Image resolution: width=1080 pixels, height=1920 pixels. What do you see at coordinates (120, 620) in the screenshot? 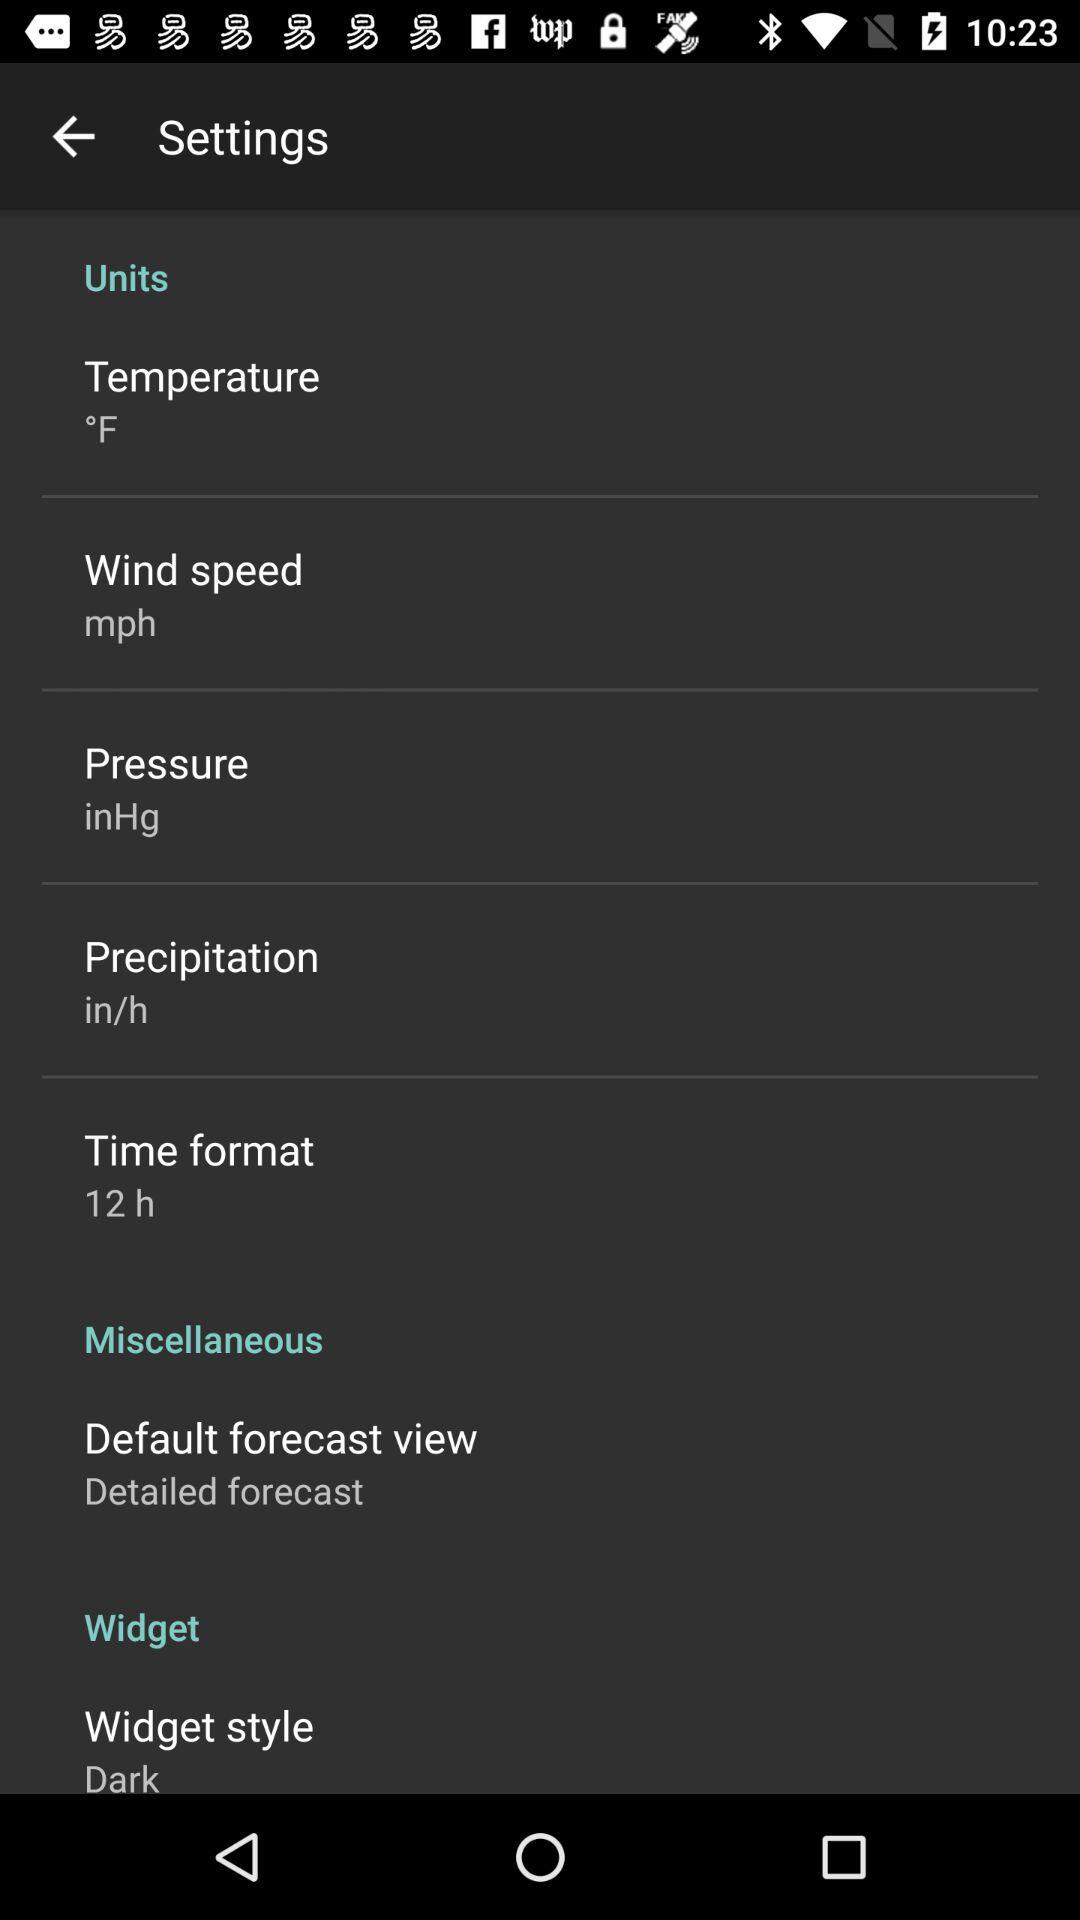
I see `the item below wind speed` at bounding box center [120, 620].